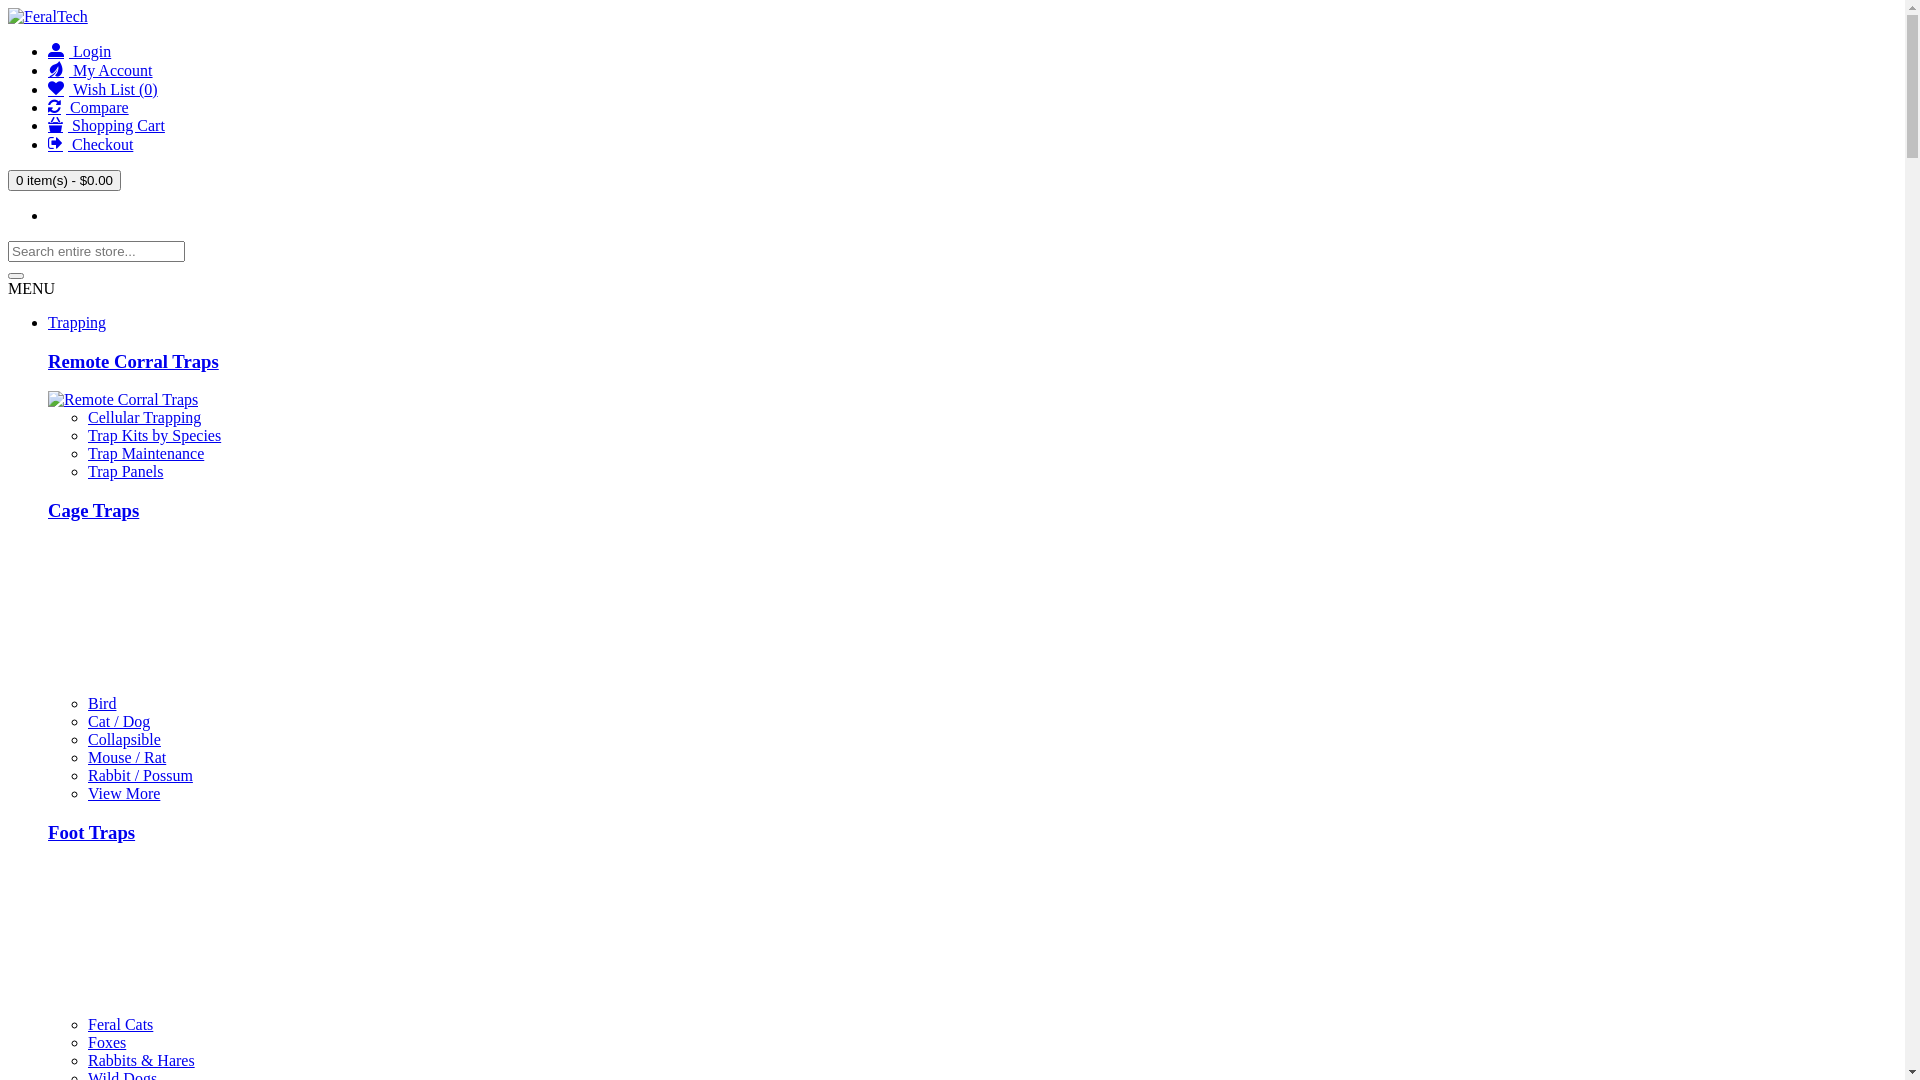  What do you see at coordinates (76, 321) in the screenshot?
I see `'Trapping'` at bounding box center [76, 321].